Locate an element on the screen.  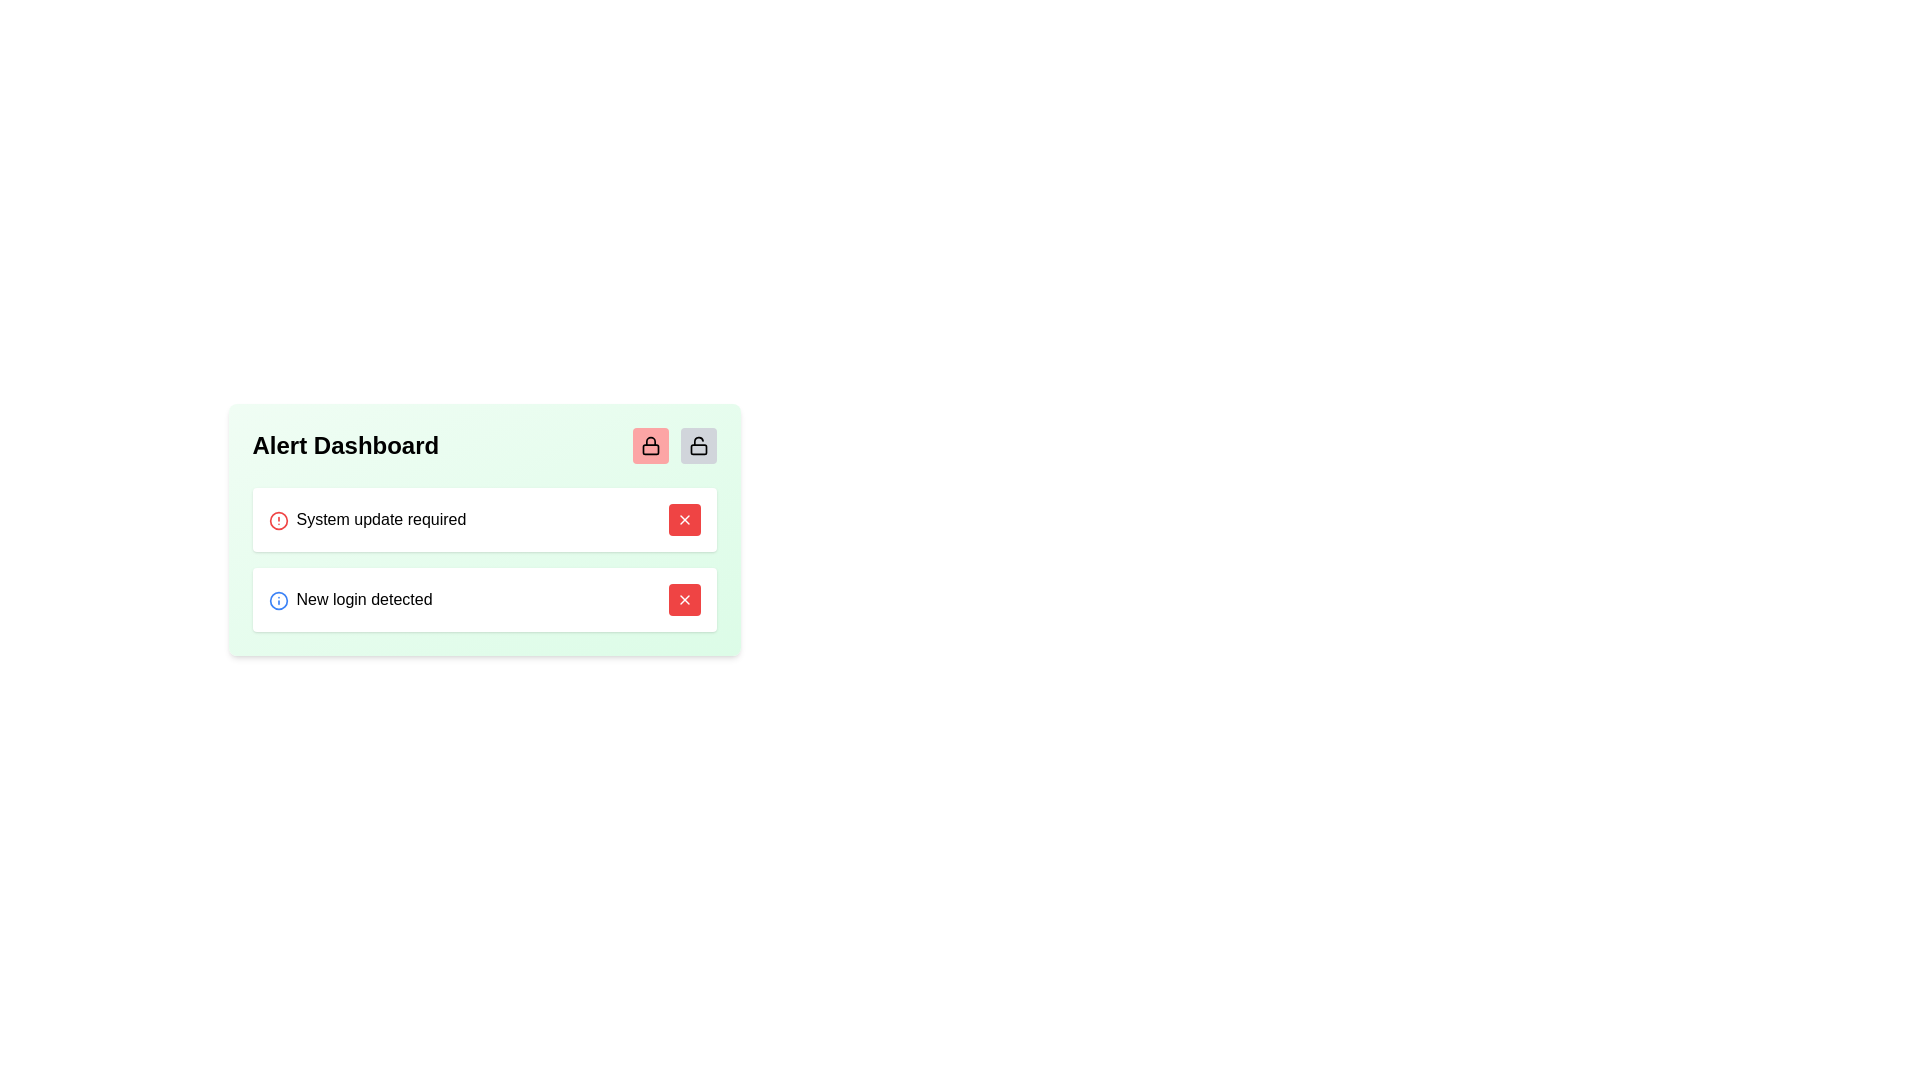
the lock icon with rounded edges located at the top-right corner of the 'Alert Dashboard' is located at coordinates (650, 445).